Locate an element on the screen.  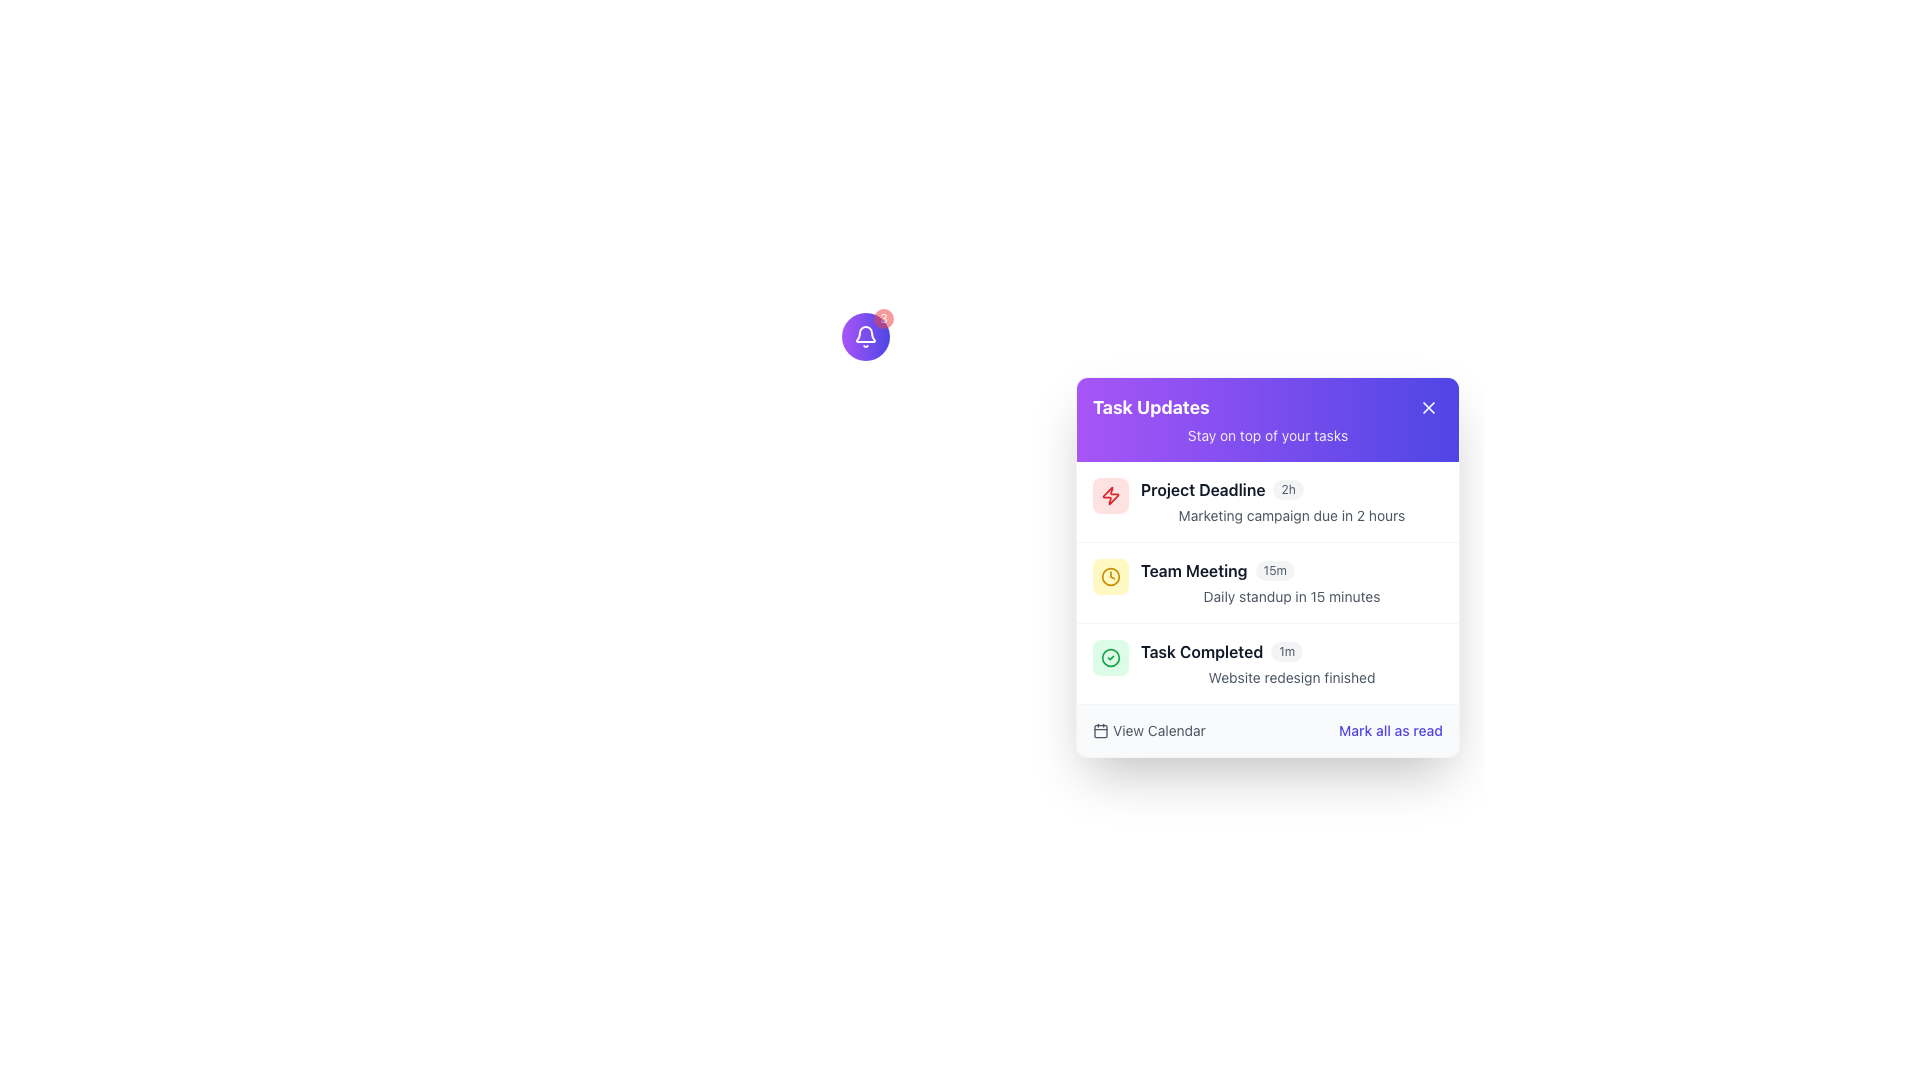
the static text label displaying 'Daily standup in 15 minutes', which is located under the 'Team Meeting' section in the 'Task Updates' panel is located at coordinates (1291, 596).